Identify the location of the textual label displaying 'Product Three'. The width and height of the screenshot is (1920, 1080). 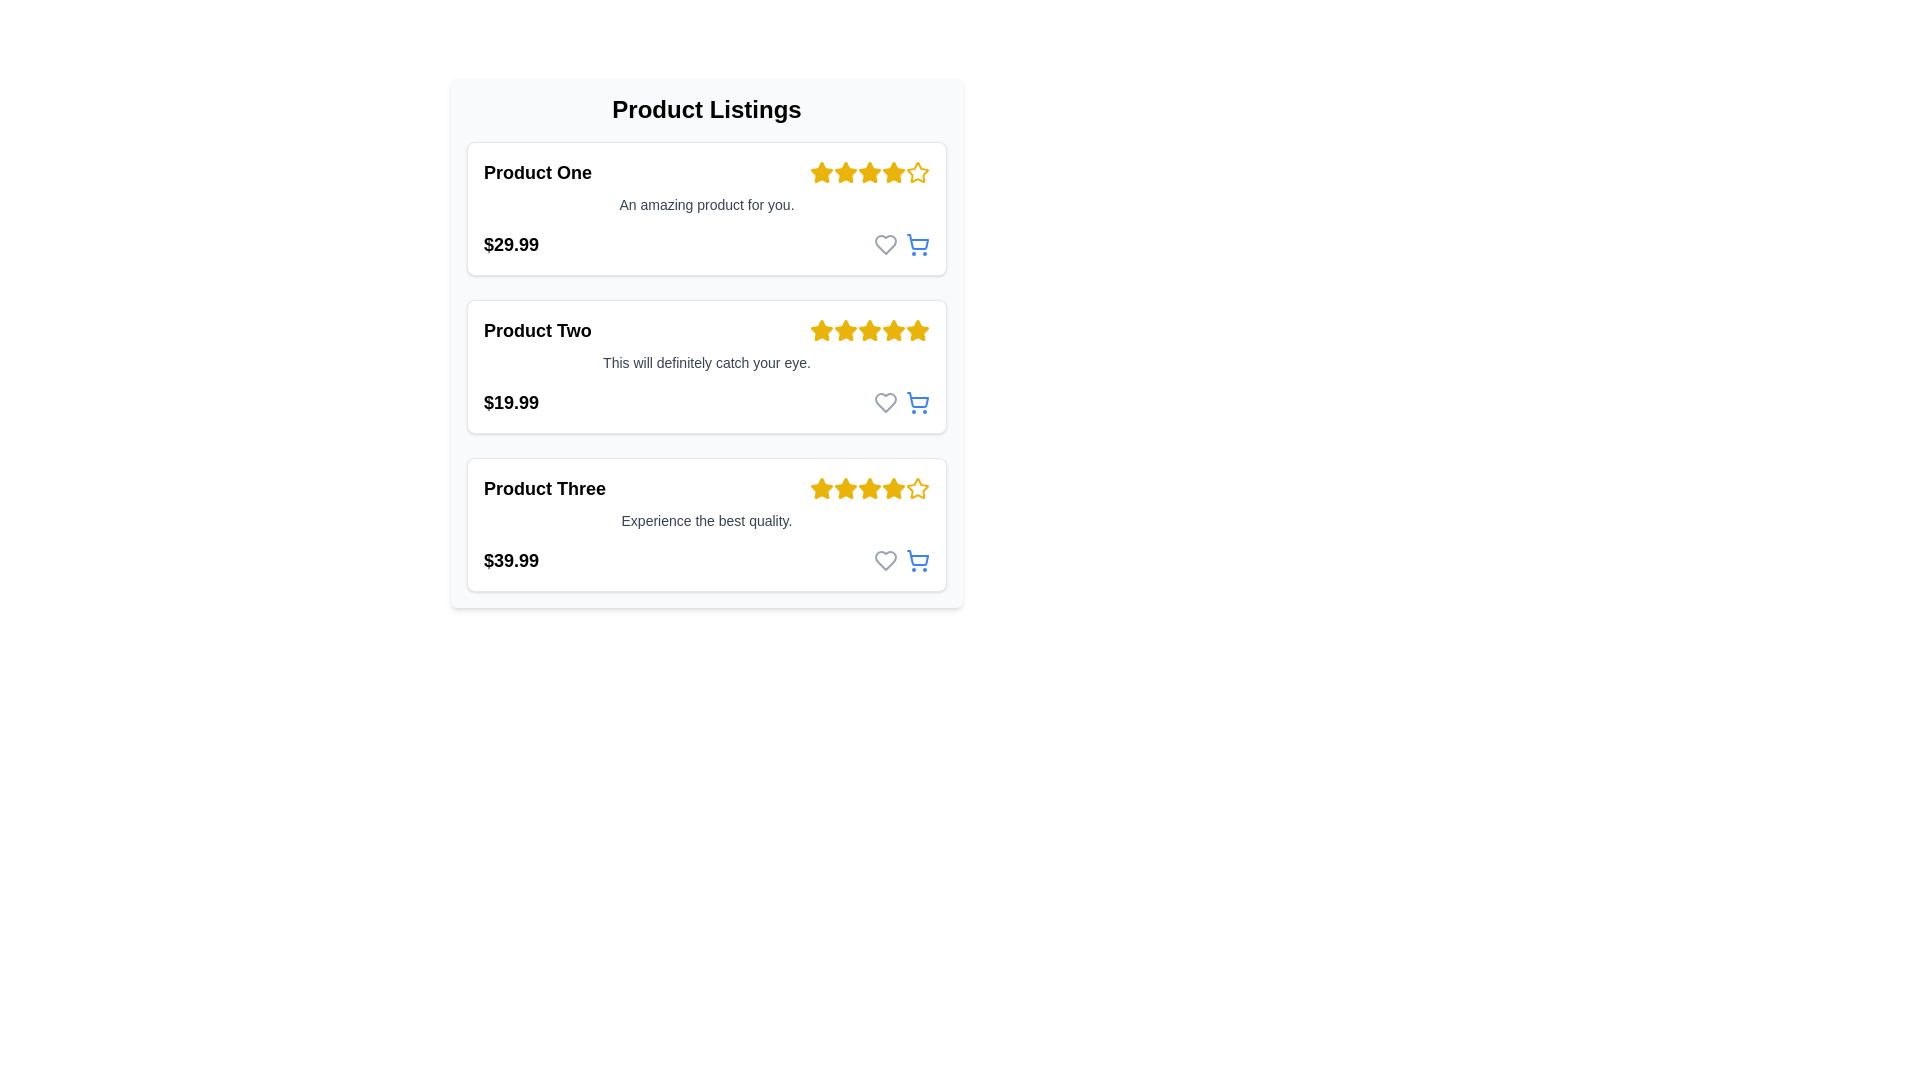
(545, 489).